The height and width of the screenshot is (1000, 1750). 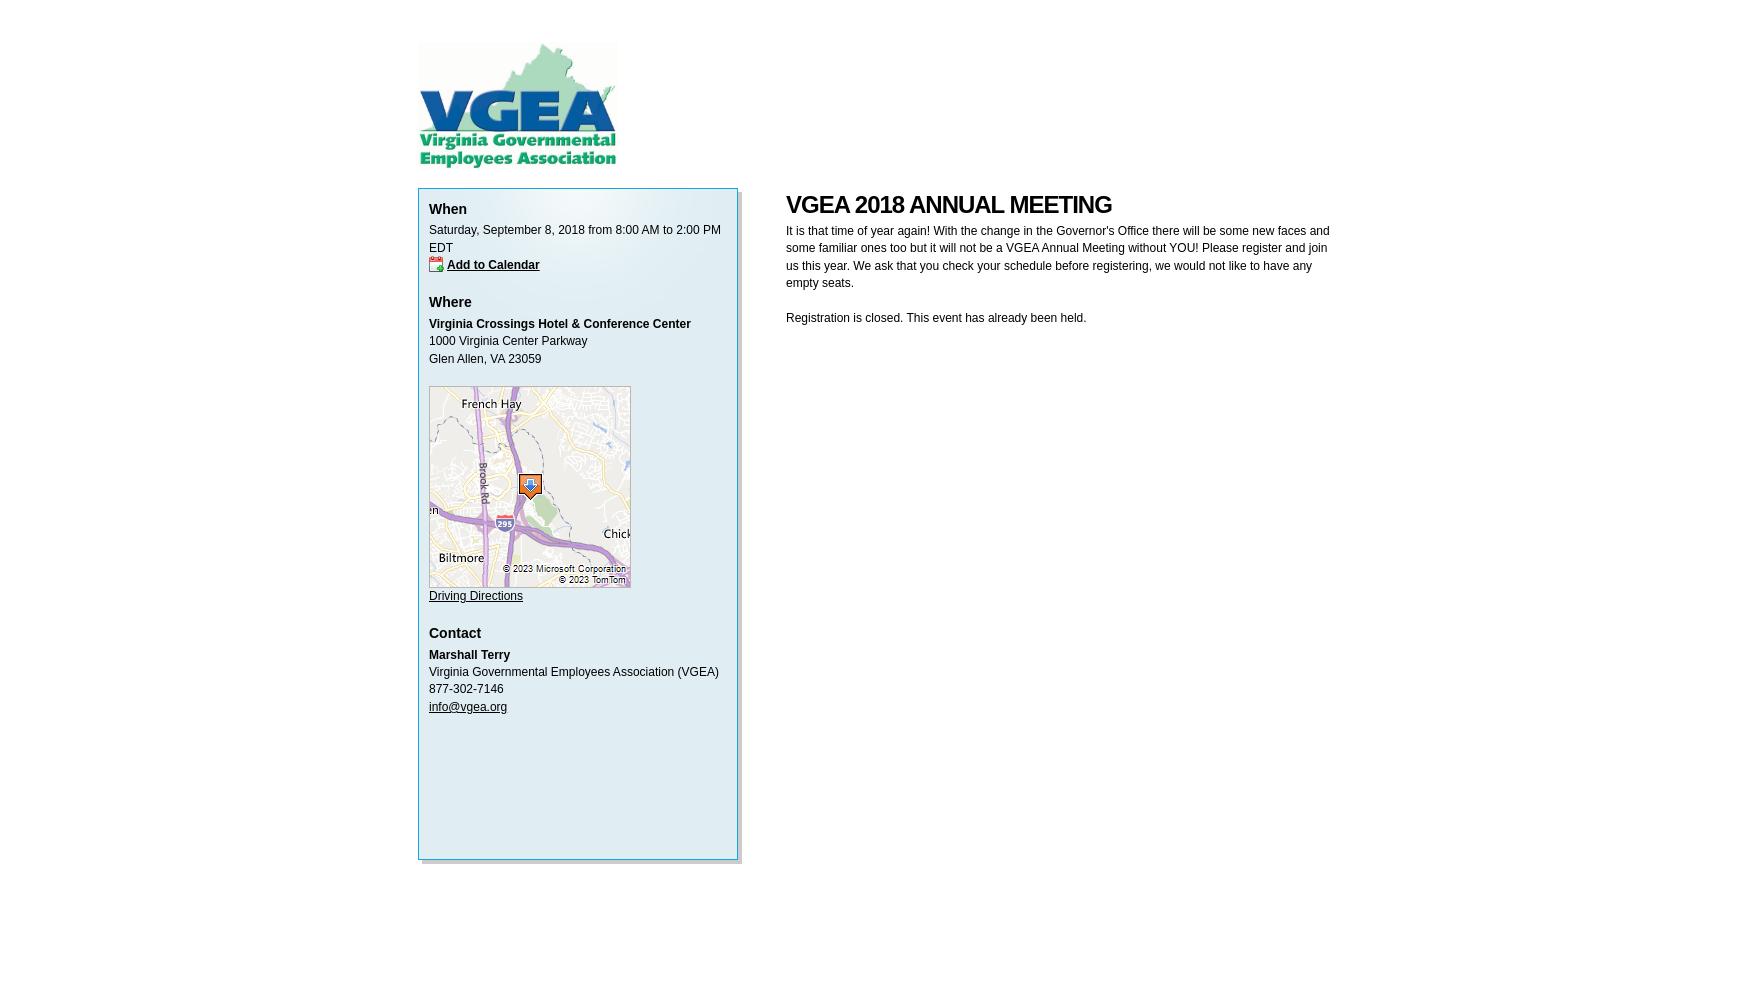 I want to click on 'Virginia Crossings Hotel & Conference Center', so click(x=558, y=322).